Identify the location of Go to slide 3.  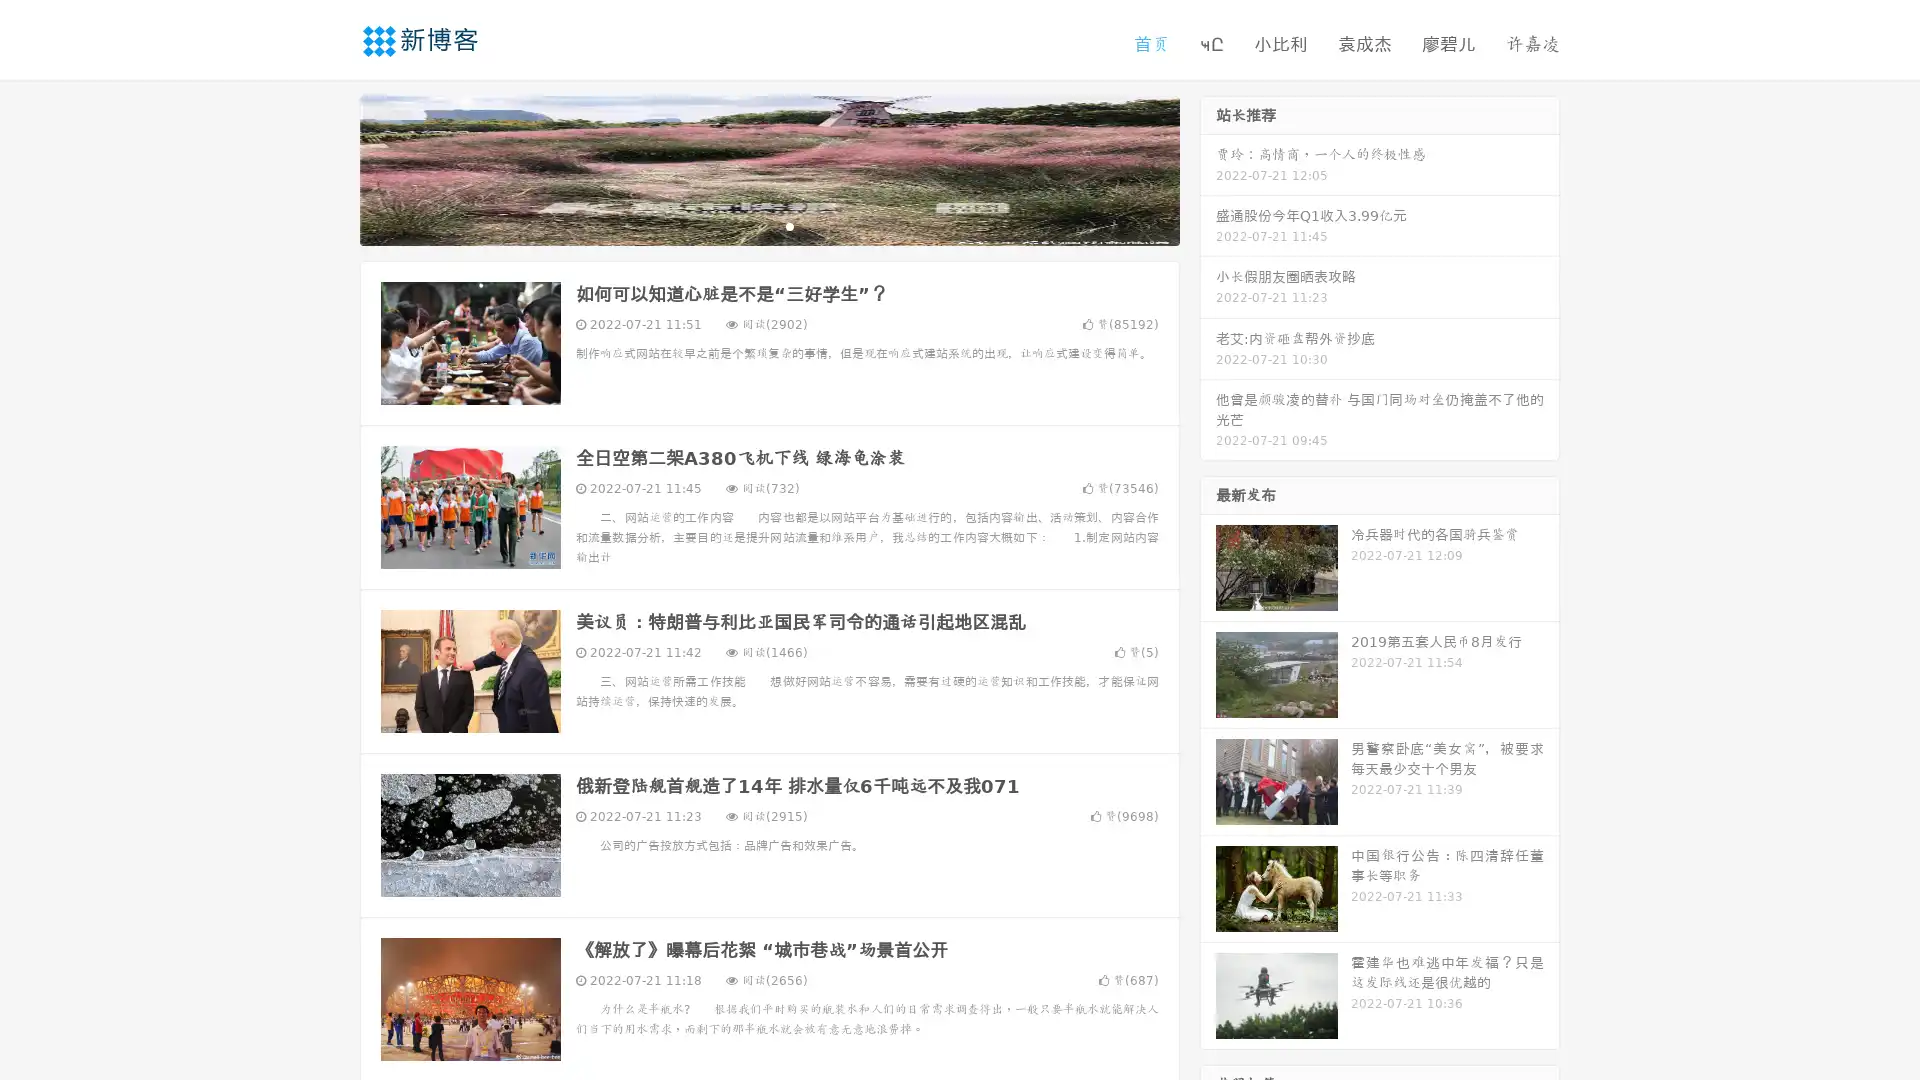
(789, 225).